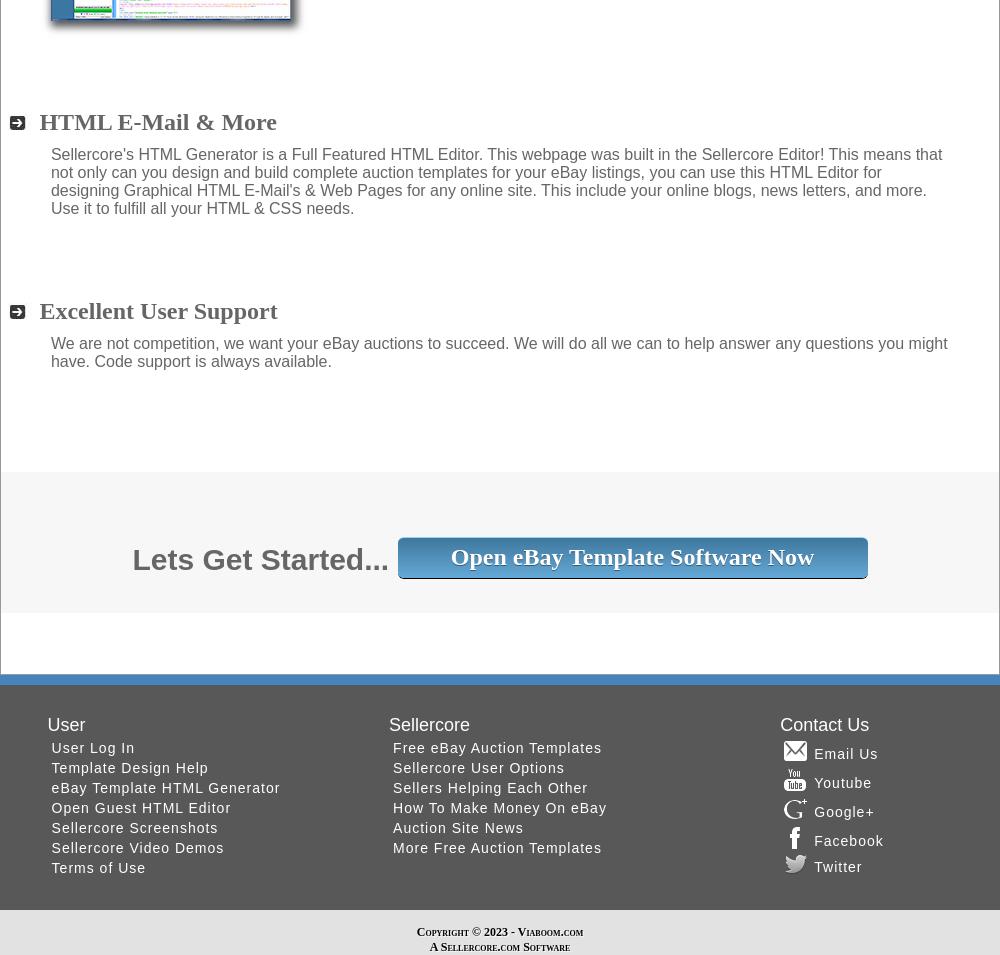 This screenshot has width=1000, height=955. I want to click on 'Youtube', so click(842, 780).